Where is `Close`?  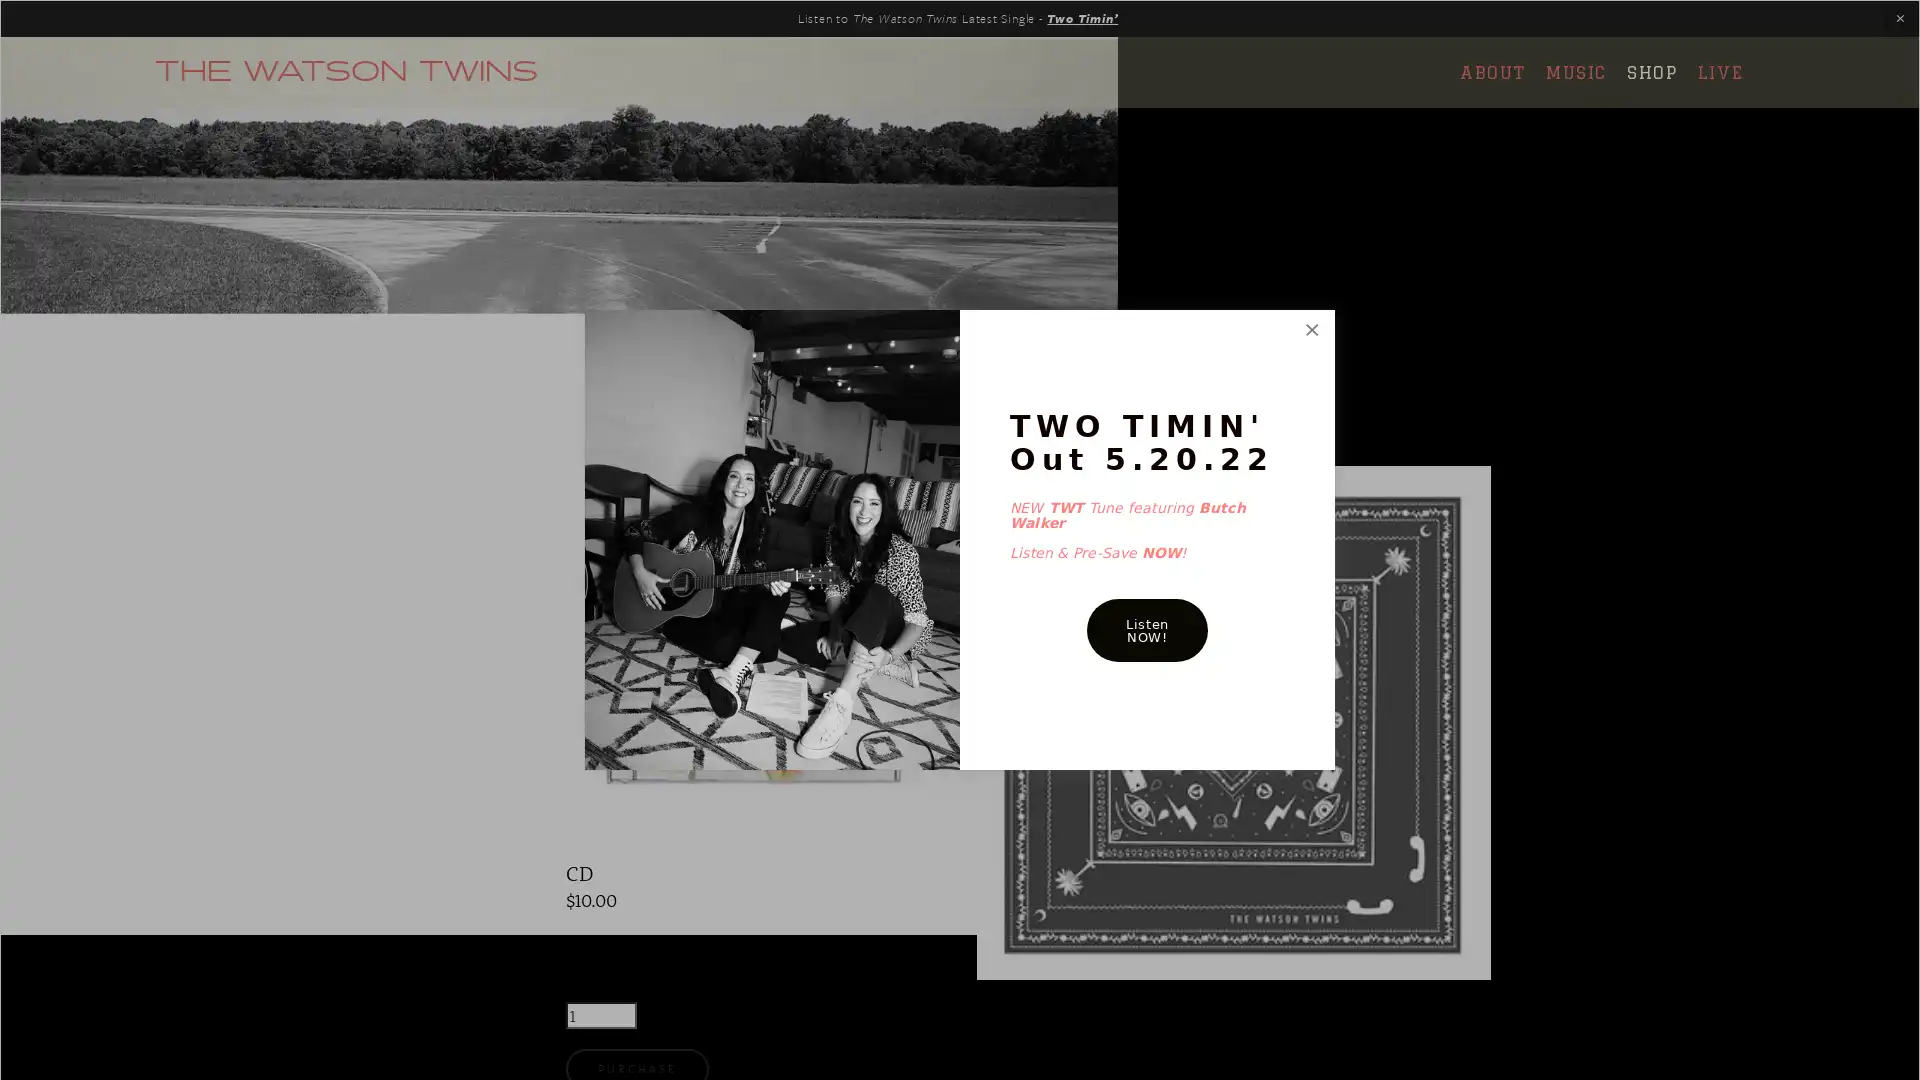
Close is located at coordinates (1311, 285).